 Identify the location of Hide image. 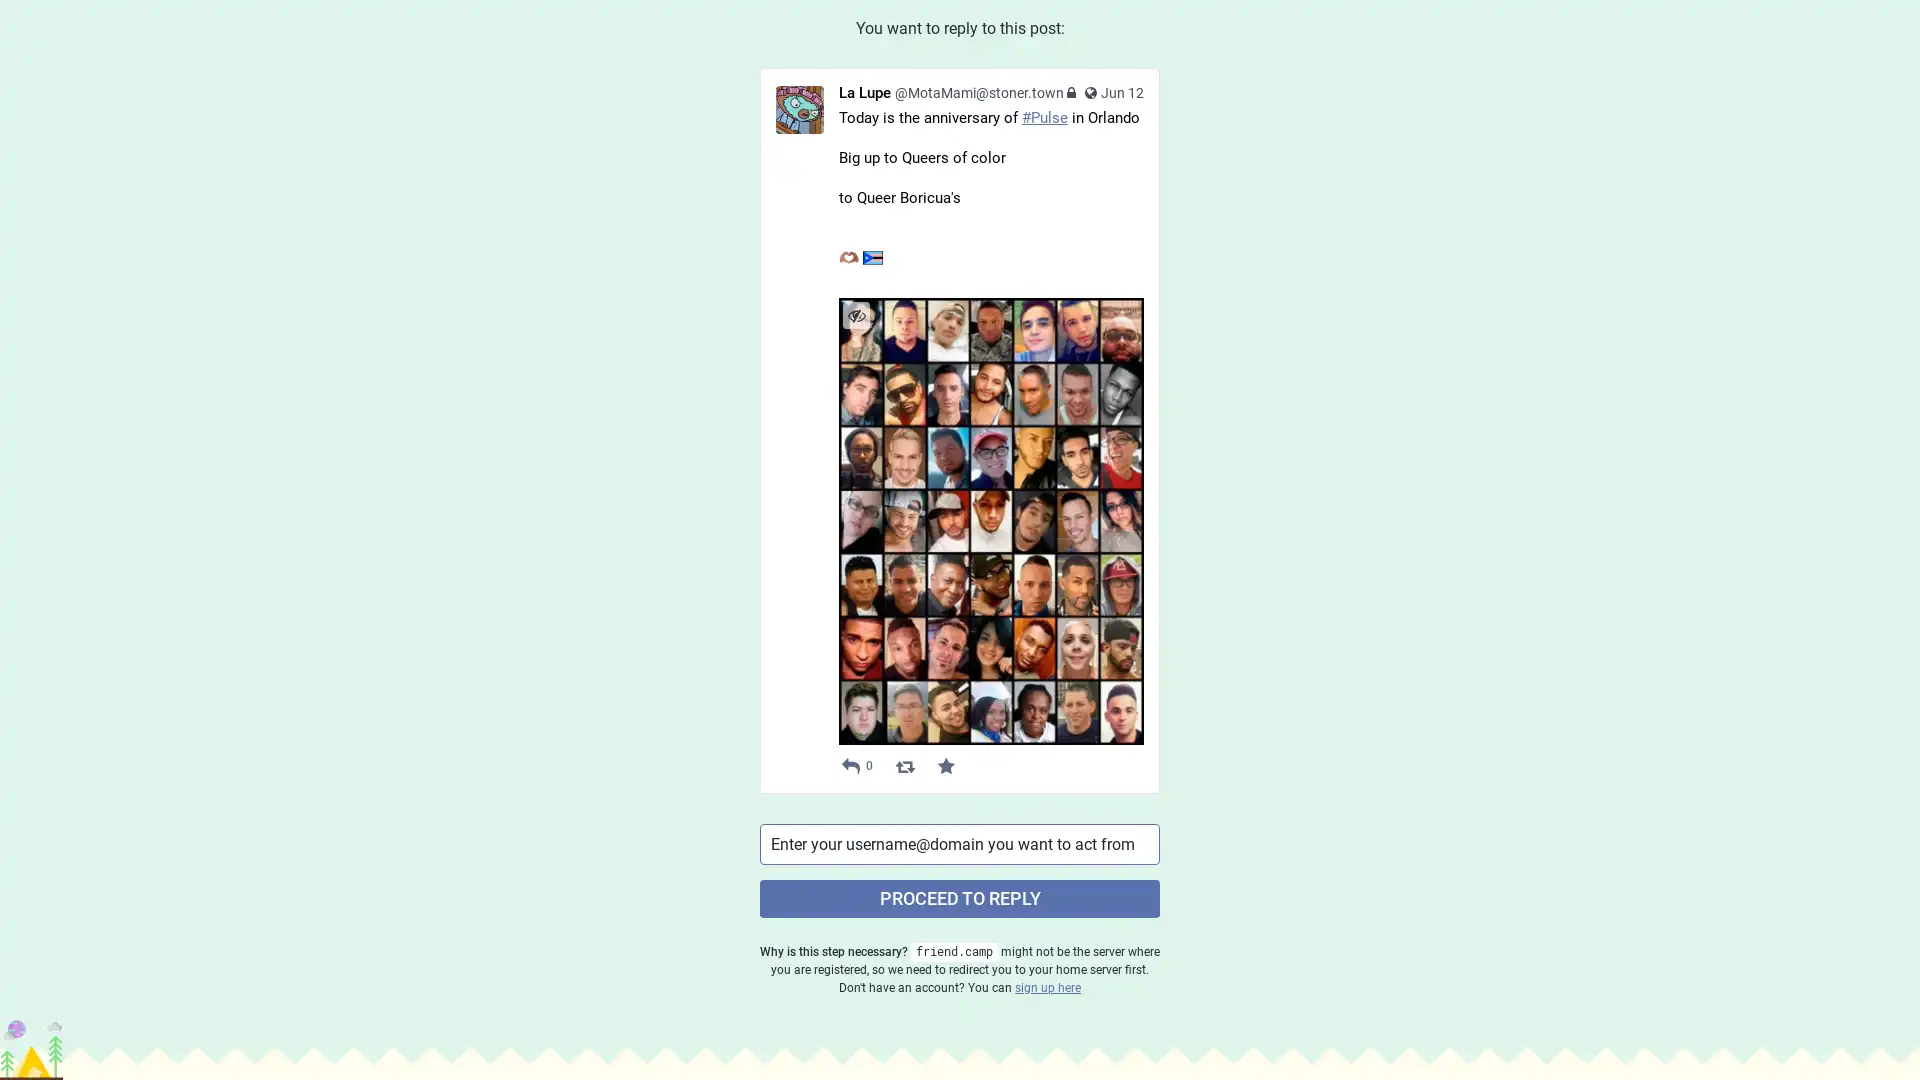
(856, 315).